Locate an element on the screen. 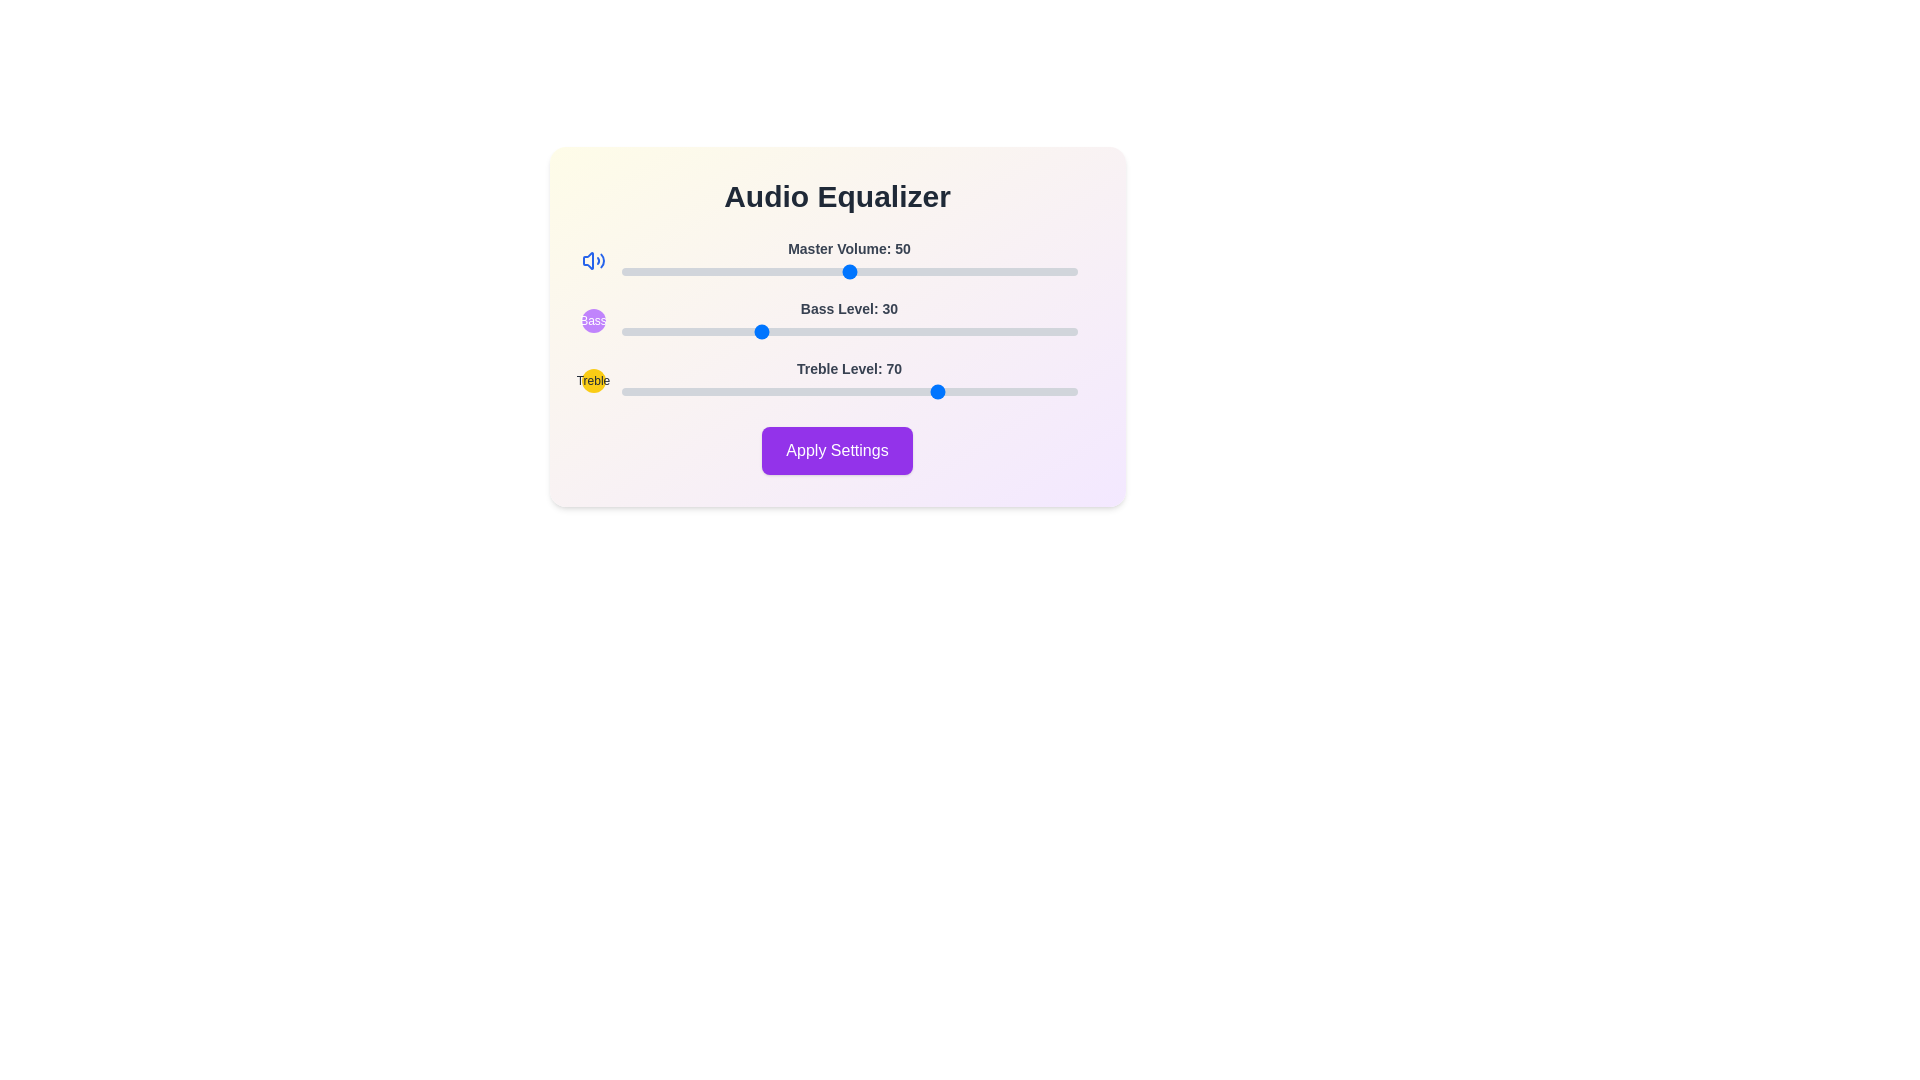  the bass level is located at coordinates (653, 330).